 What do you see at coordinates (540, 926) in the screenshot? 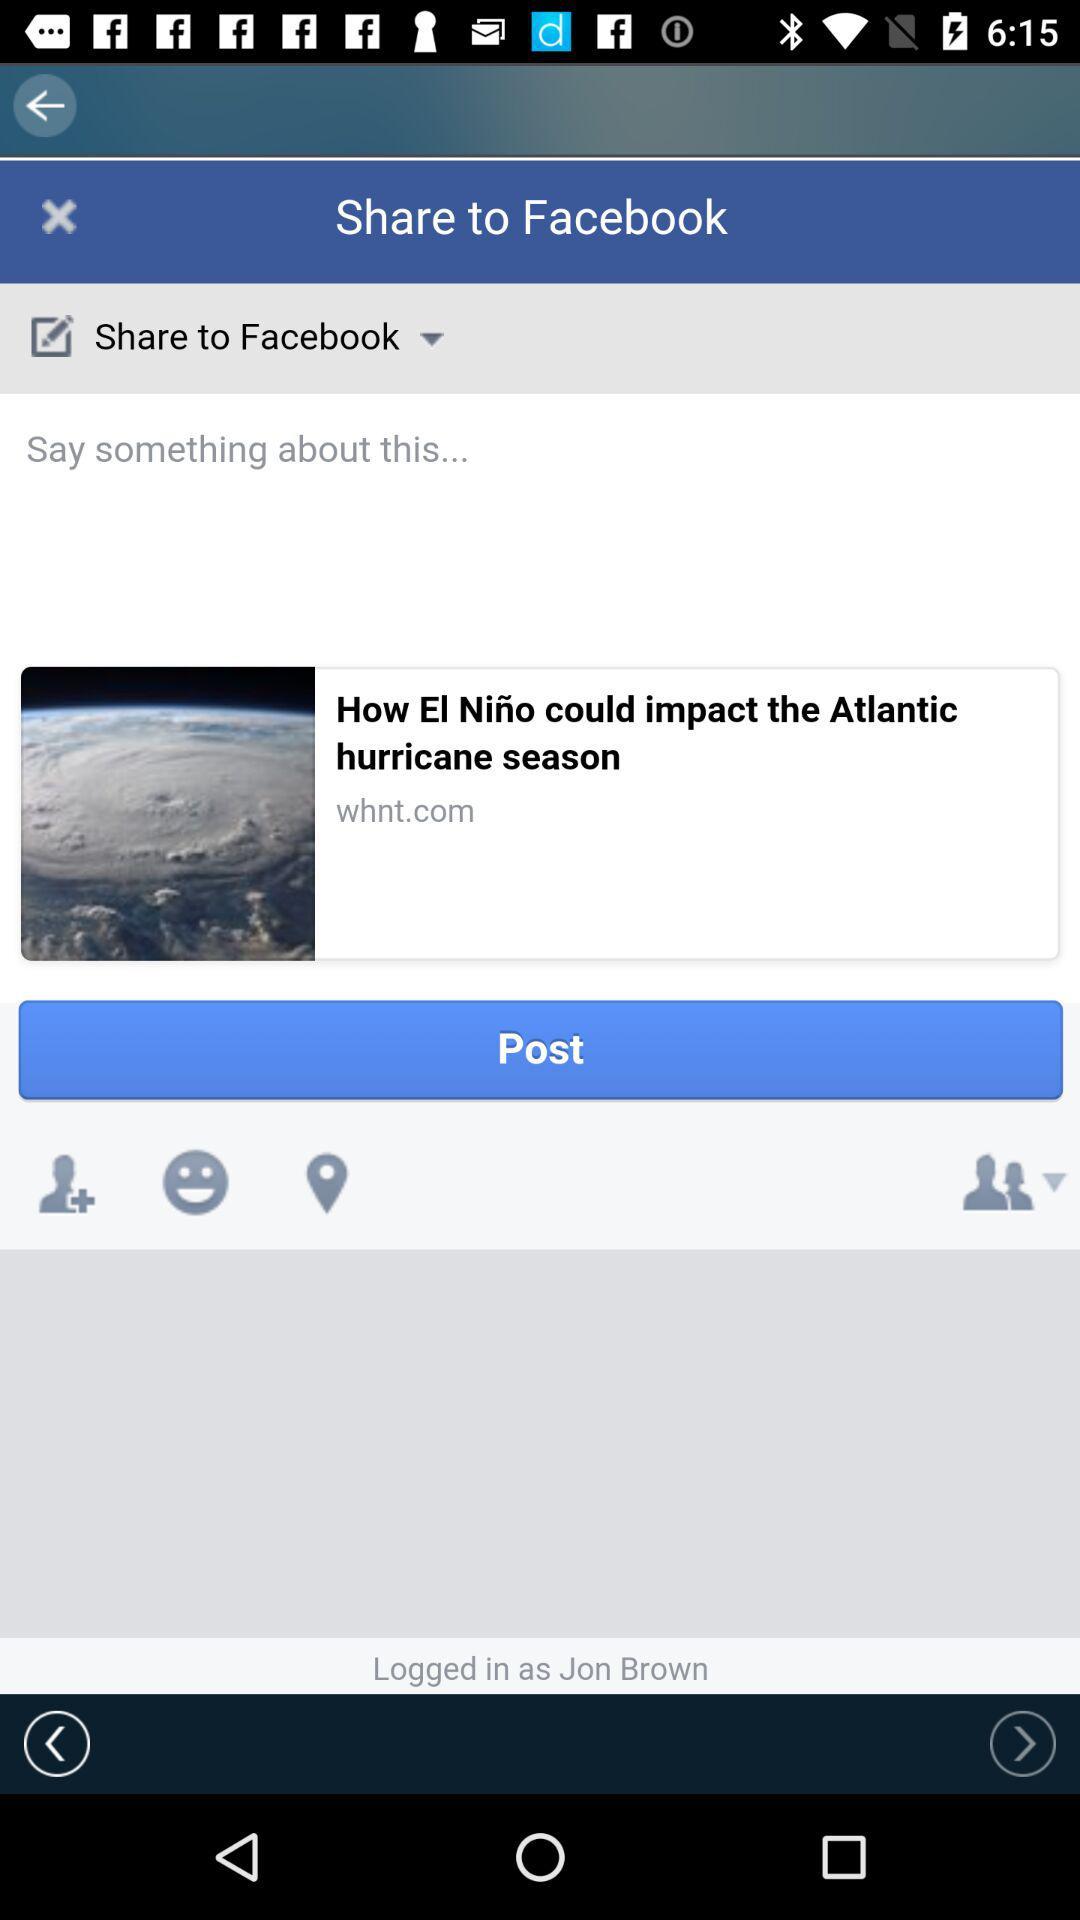
I see `main content space` at bounding box center [540, 926].